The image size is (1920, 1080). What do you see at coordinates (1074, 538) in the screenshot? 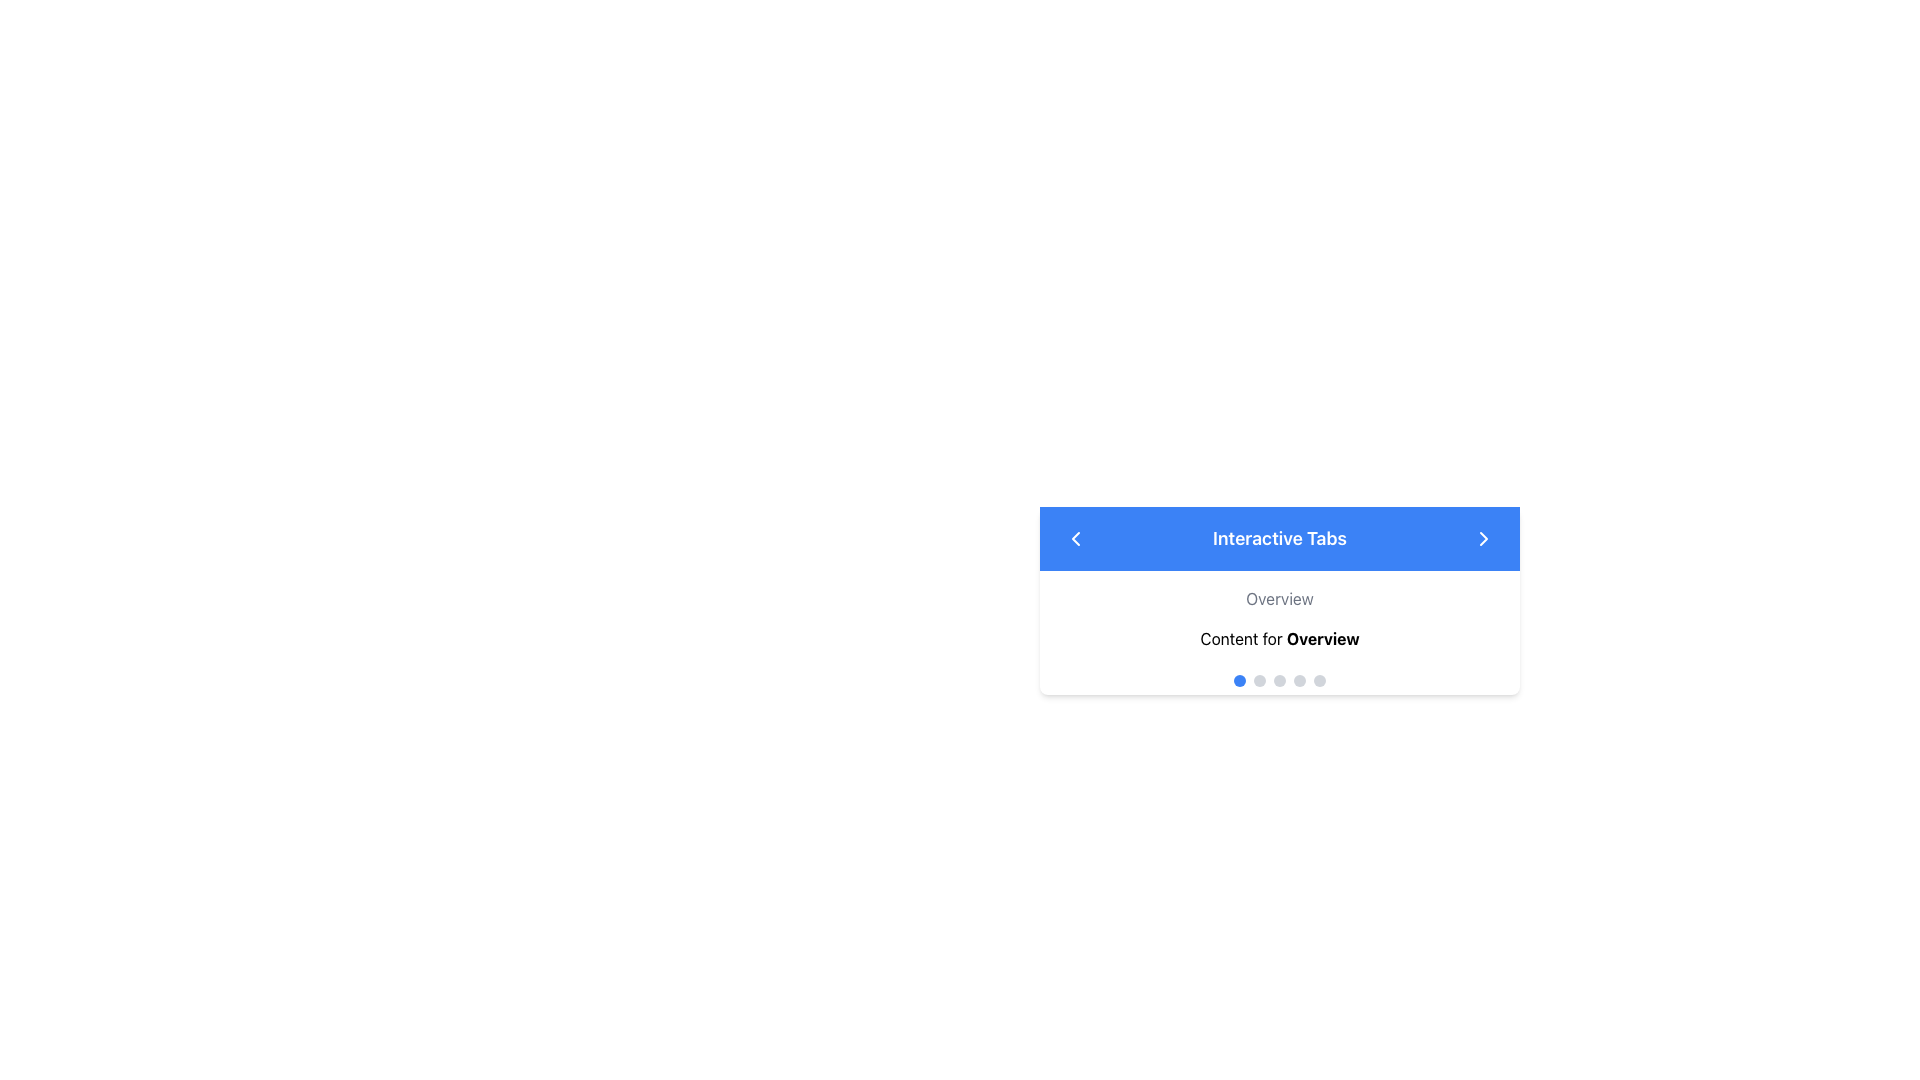
I see `the left-pointing chevron icon button located in the blue header bar labeled 'Interactive Tabs'` at bounding box center [1074, 538].